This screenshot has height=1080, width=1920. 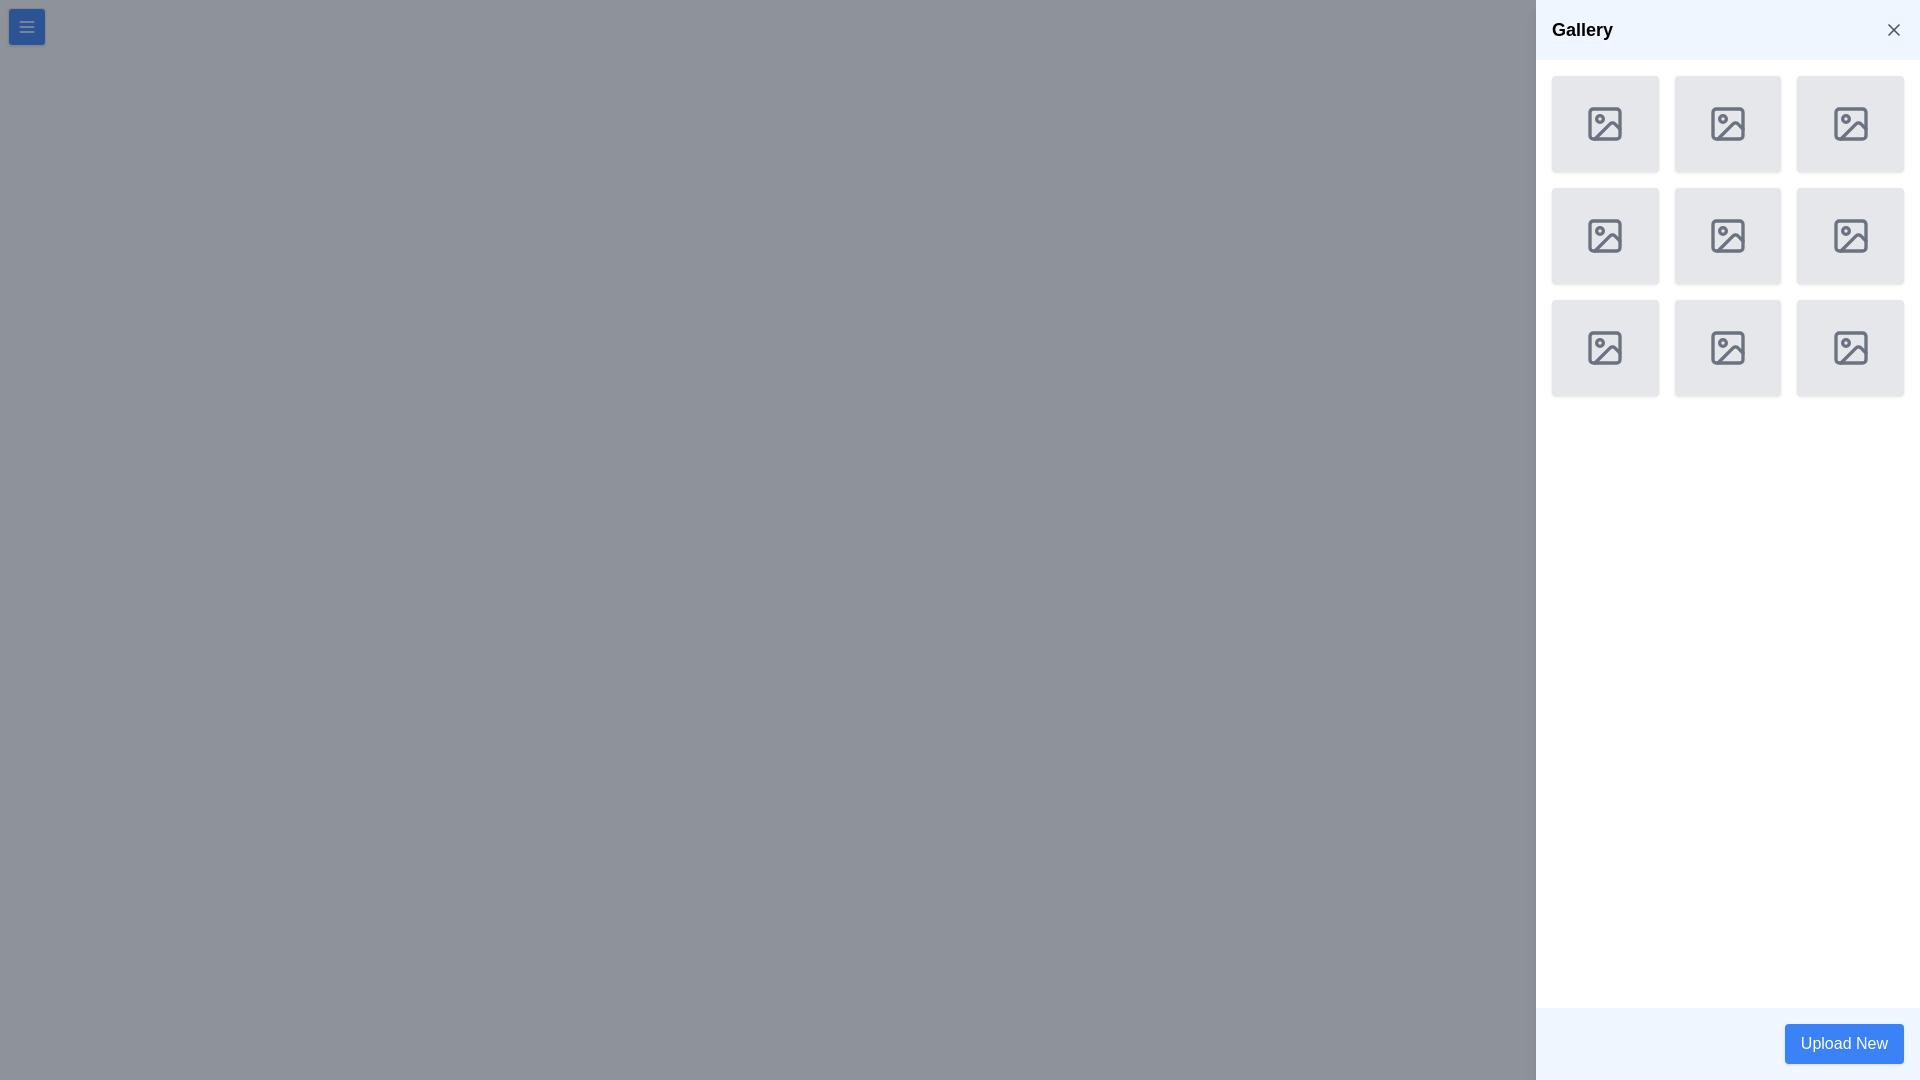 I want to click on the image icon located in the middle row and second column of a 3x3 grid layout in the right panel, which has a light gray background and rounded corners, so click(x=1605, y=234).